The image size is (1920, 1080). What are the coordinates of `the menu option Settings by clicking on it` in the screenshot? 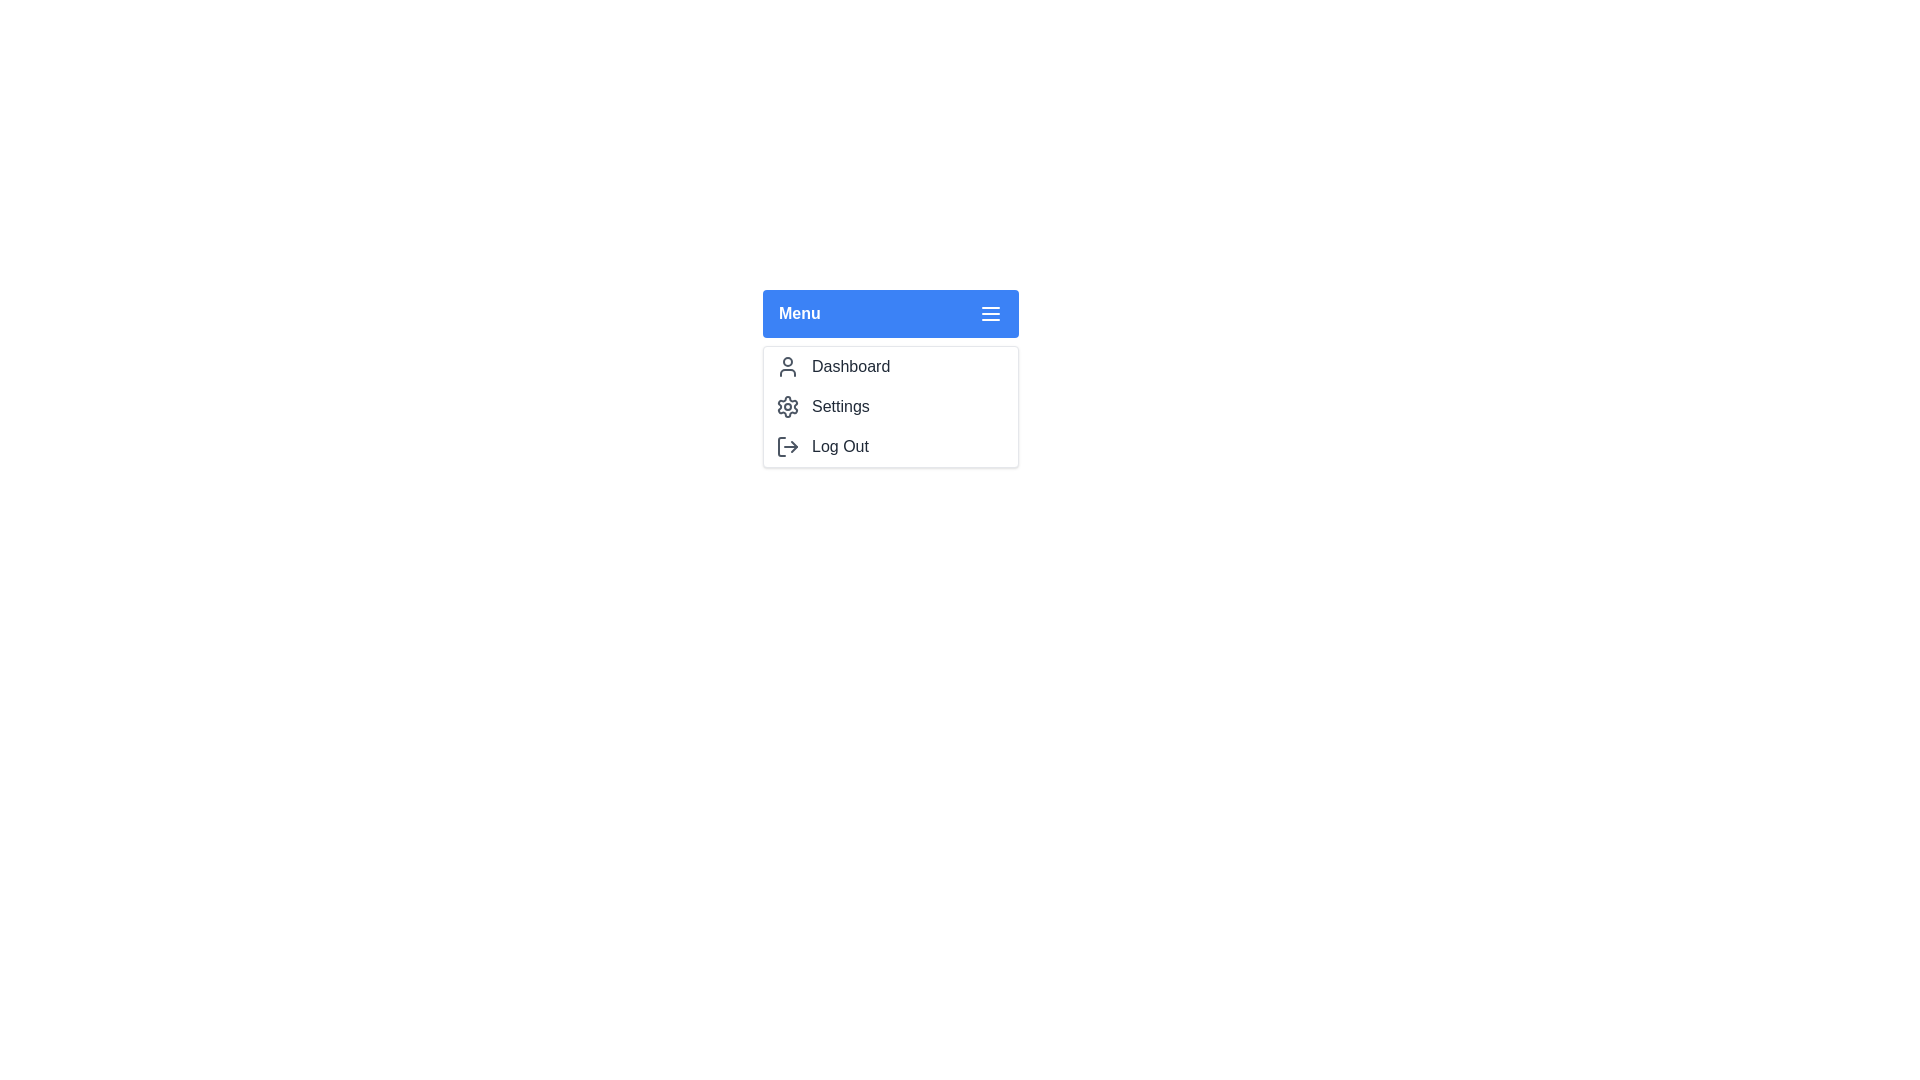 It's located at (890, 406).